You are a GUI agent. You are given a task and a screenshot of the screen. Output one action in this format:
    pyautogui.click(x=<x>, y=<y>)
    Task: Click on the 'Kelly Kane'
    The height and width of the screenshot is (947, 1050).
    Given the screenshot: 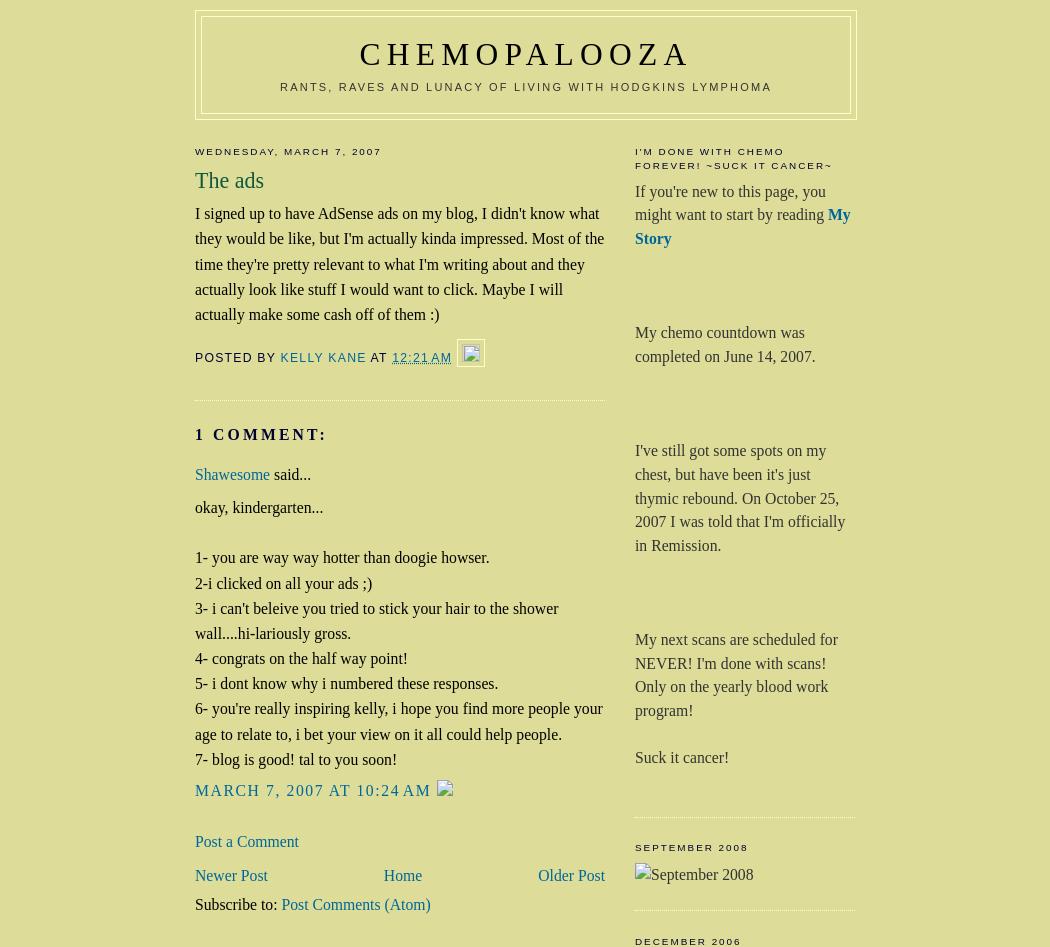 What is the action you would take?
    pyautogui.click(x=279, y=356)
    